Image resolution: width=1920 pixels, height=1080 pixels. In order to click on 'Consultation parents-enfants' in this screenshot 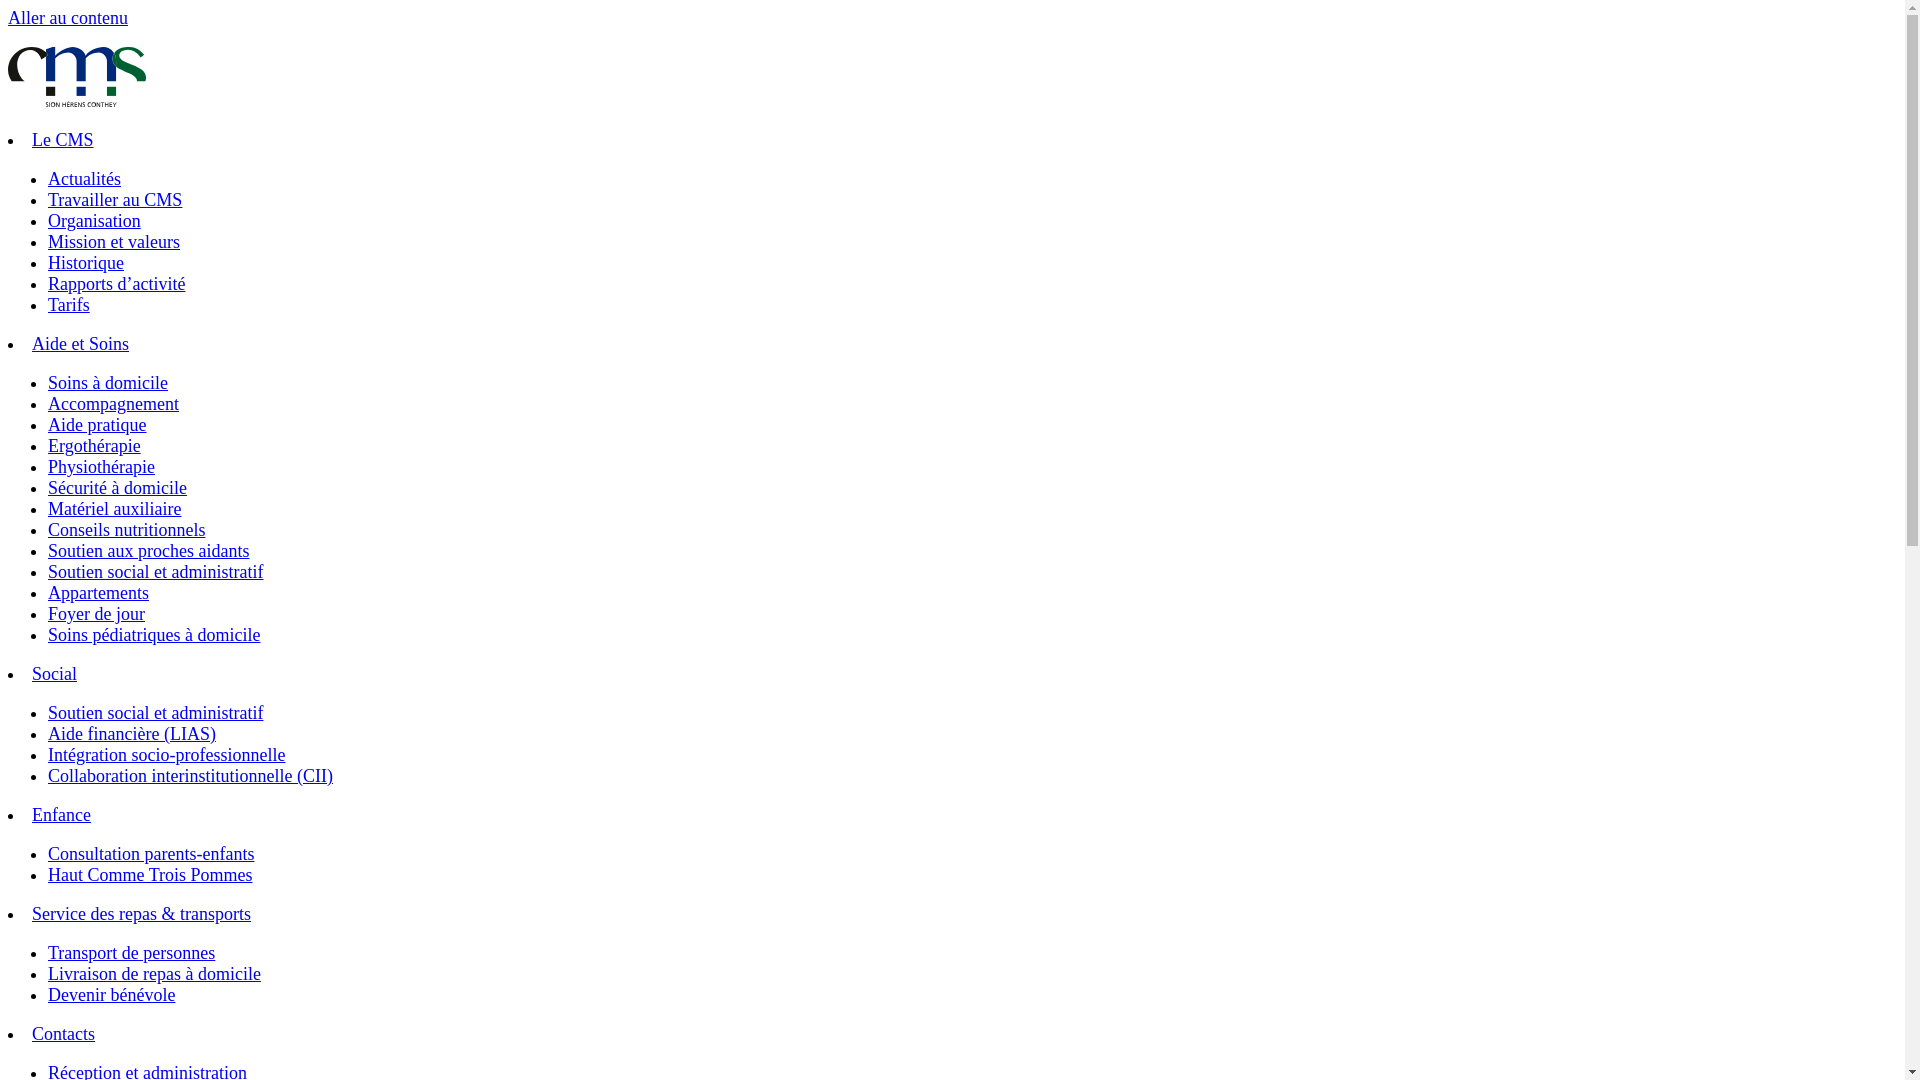, I will do `click(48, 853)`.